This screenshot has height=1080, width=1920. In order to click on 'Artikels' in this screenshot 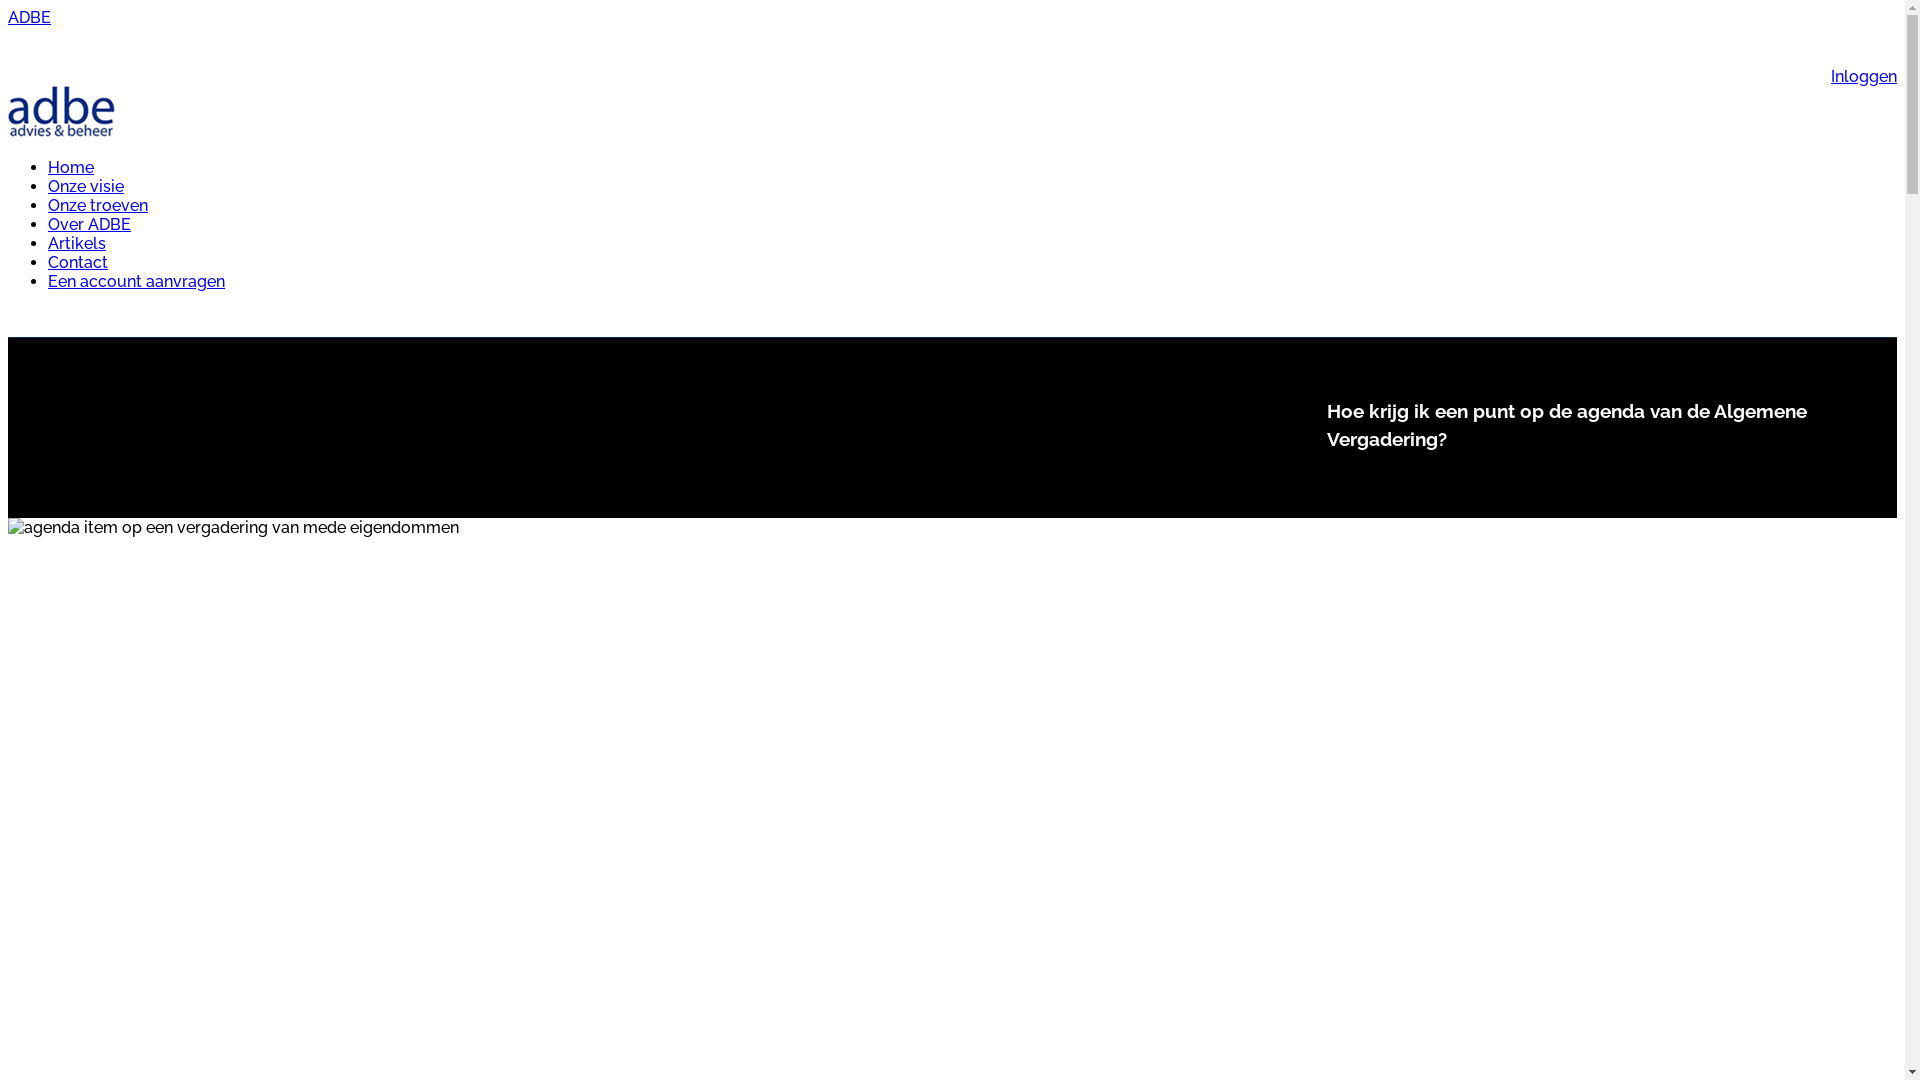, I will do `click(76, 242)`.